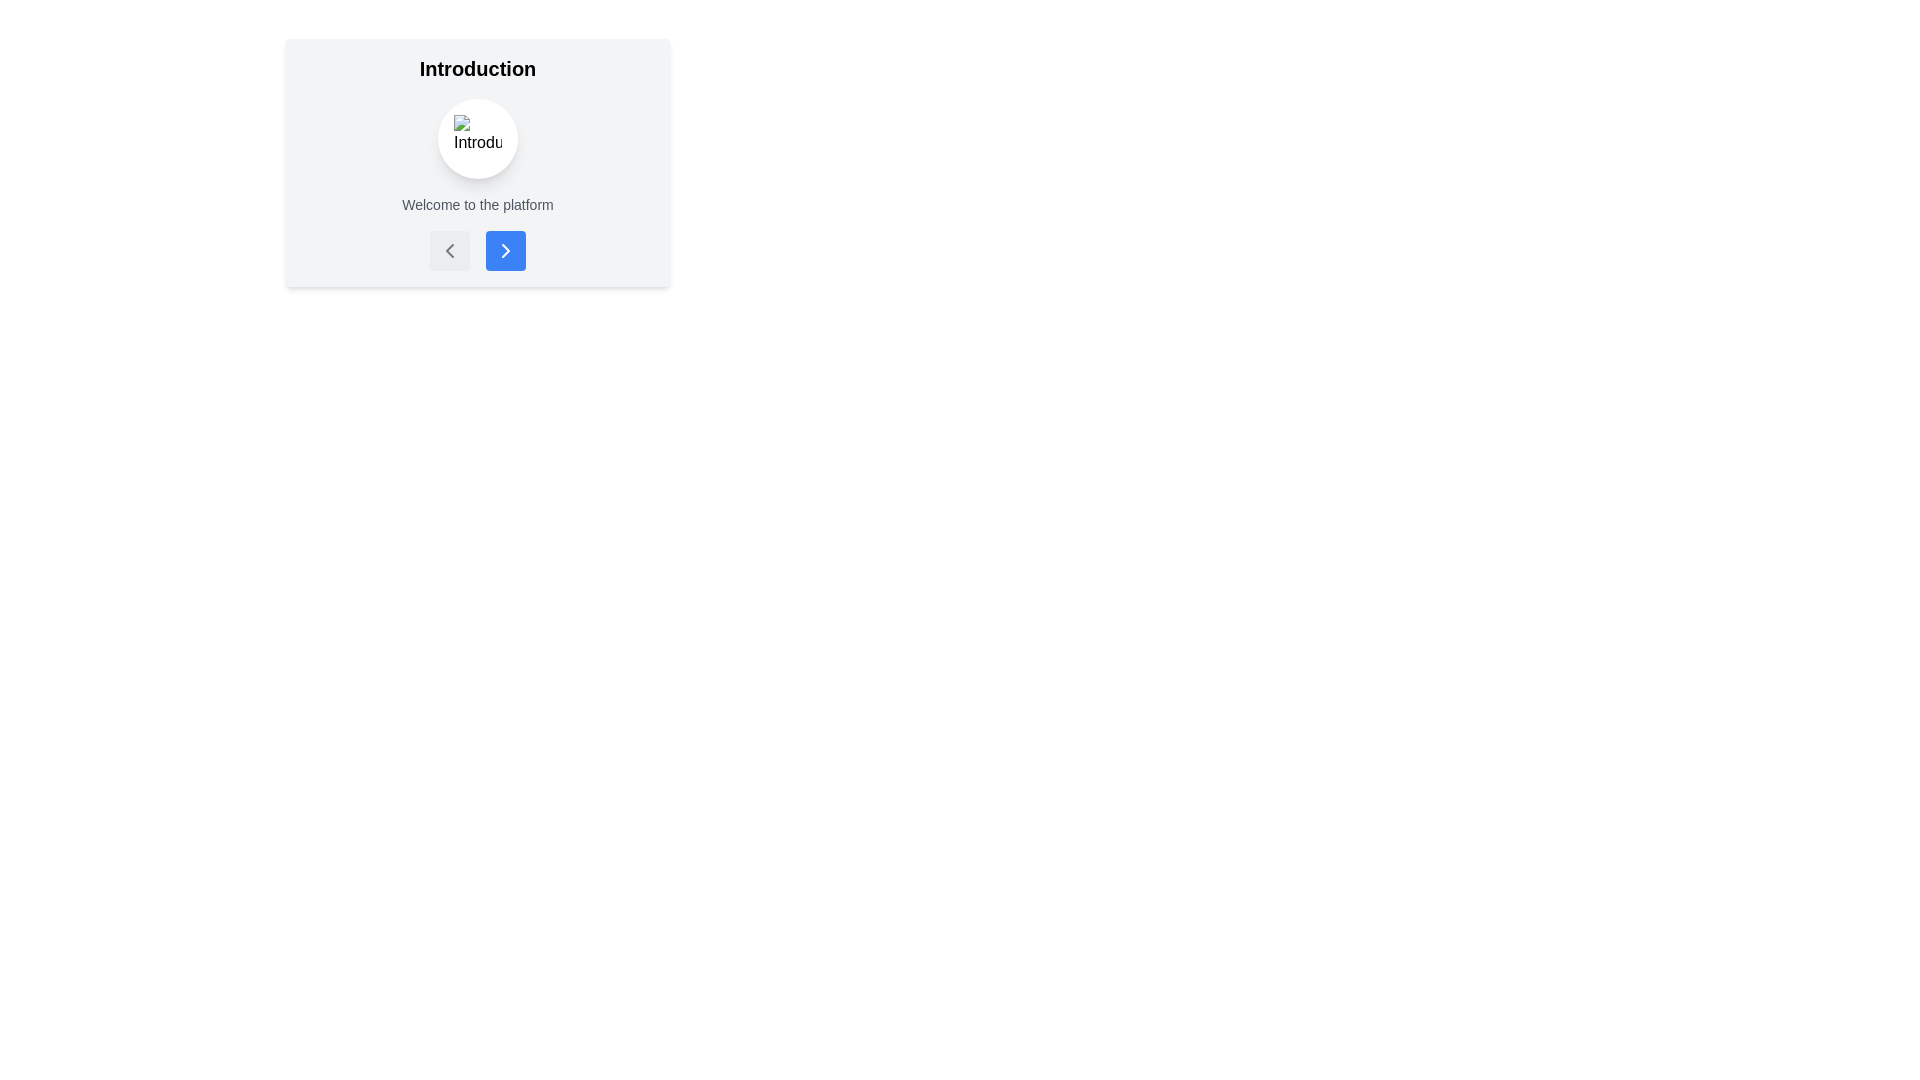 The image size is (1920, 1080). I want to click on the rectangular blue button with rounded corners that contains a right-facing chevron icon, so click(505, 249).